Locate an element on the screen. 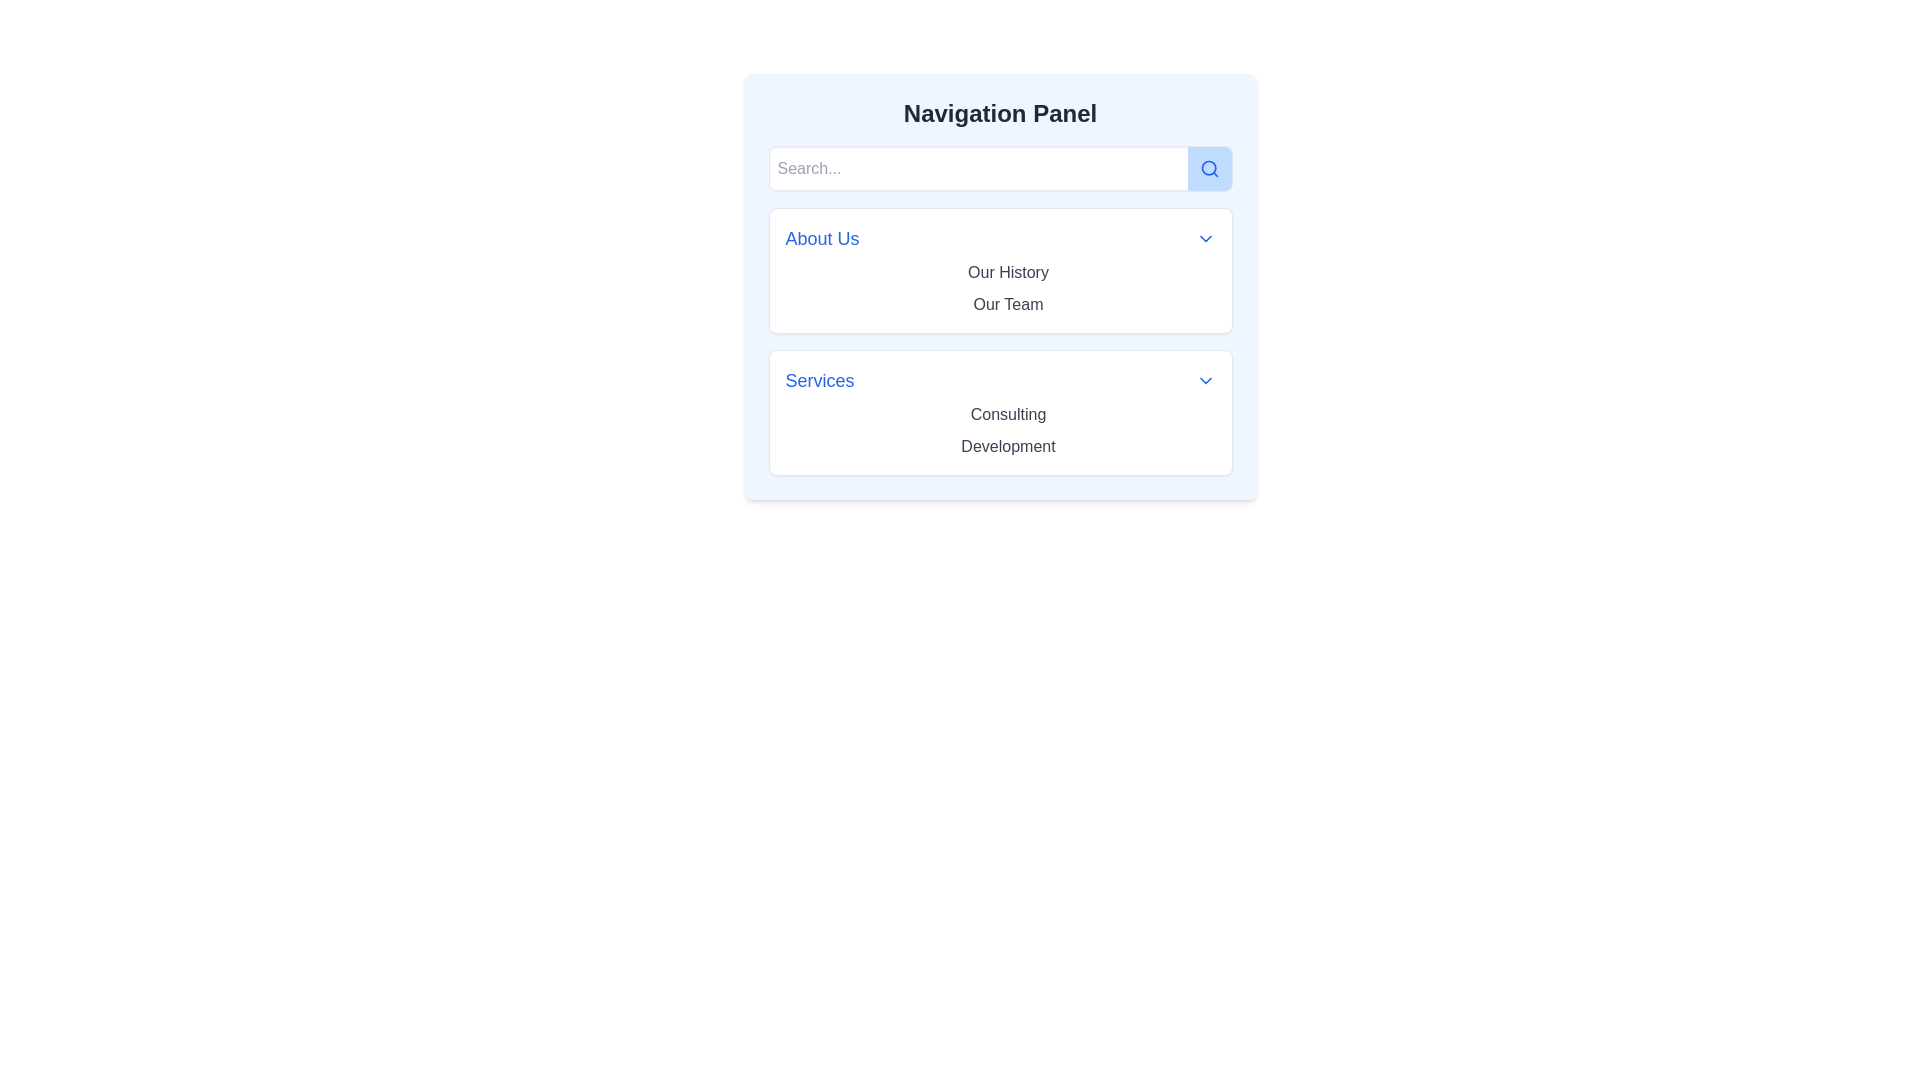 Image resolution: width=1920 pixels, height=1080 pixels. the text input field (search box) located under the label 'Navigation Panel' by clicking on it to activate the input is located at coordinates (978, 168).